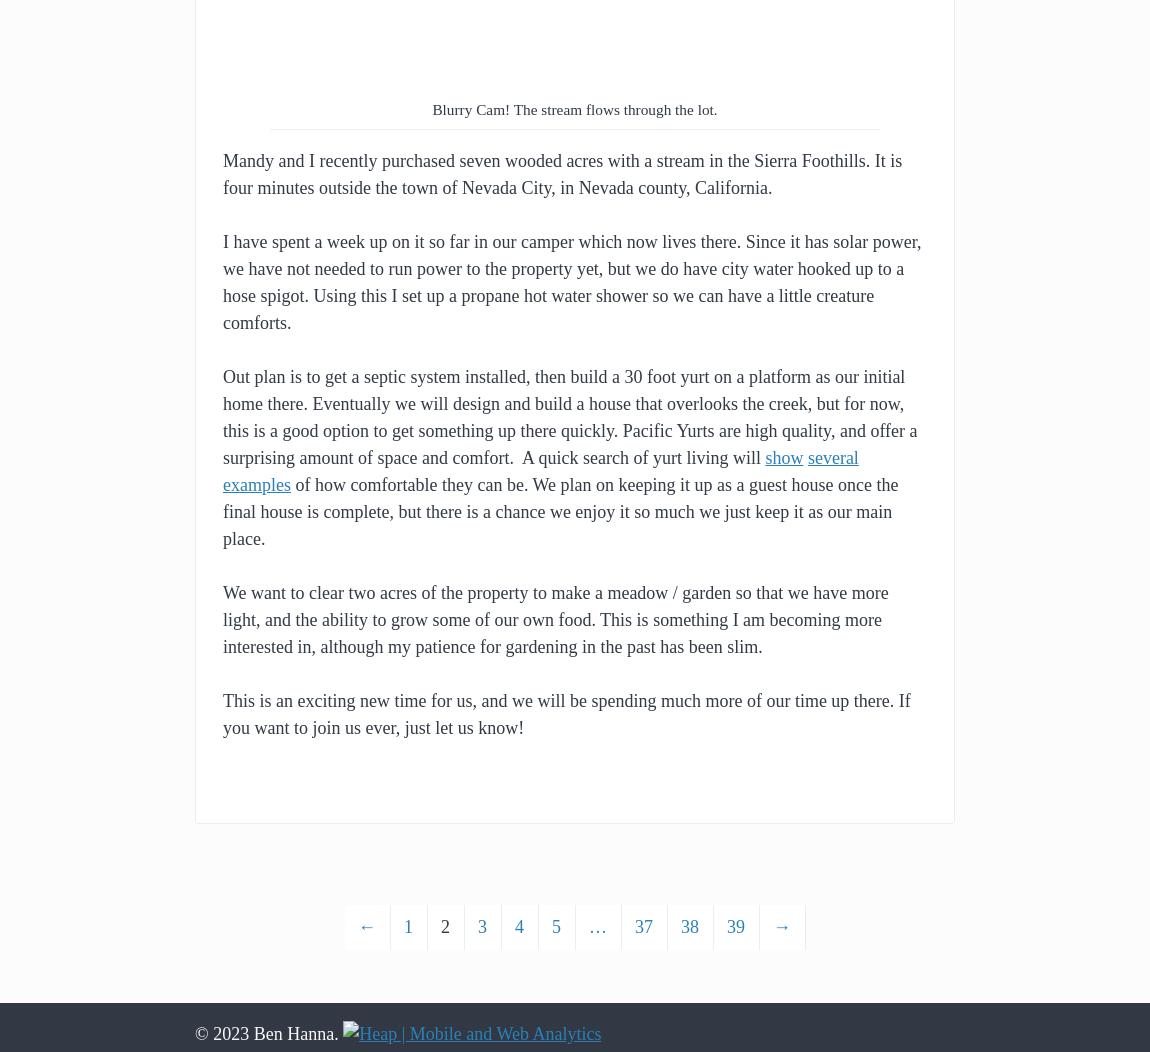  Describe the element at coordinates (432, 109) in the screenshot. I see `'Blurry Cam! The stream flows through the lot.'` at that location.